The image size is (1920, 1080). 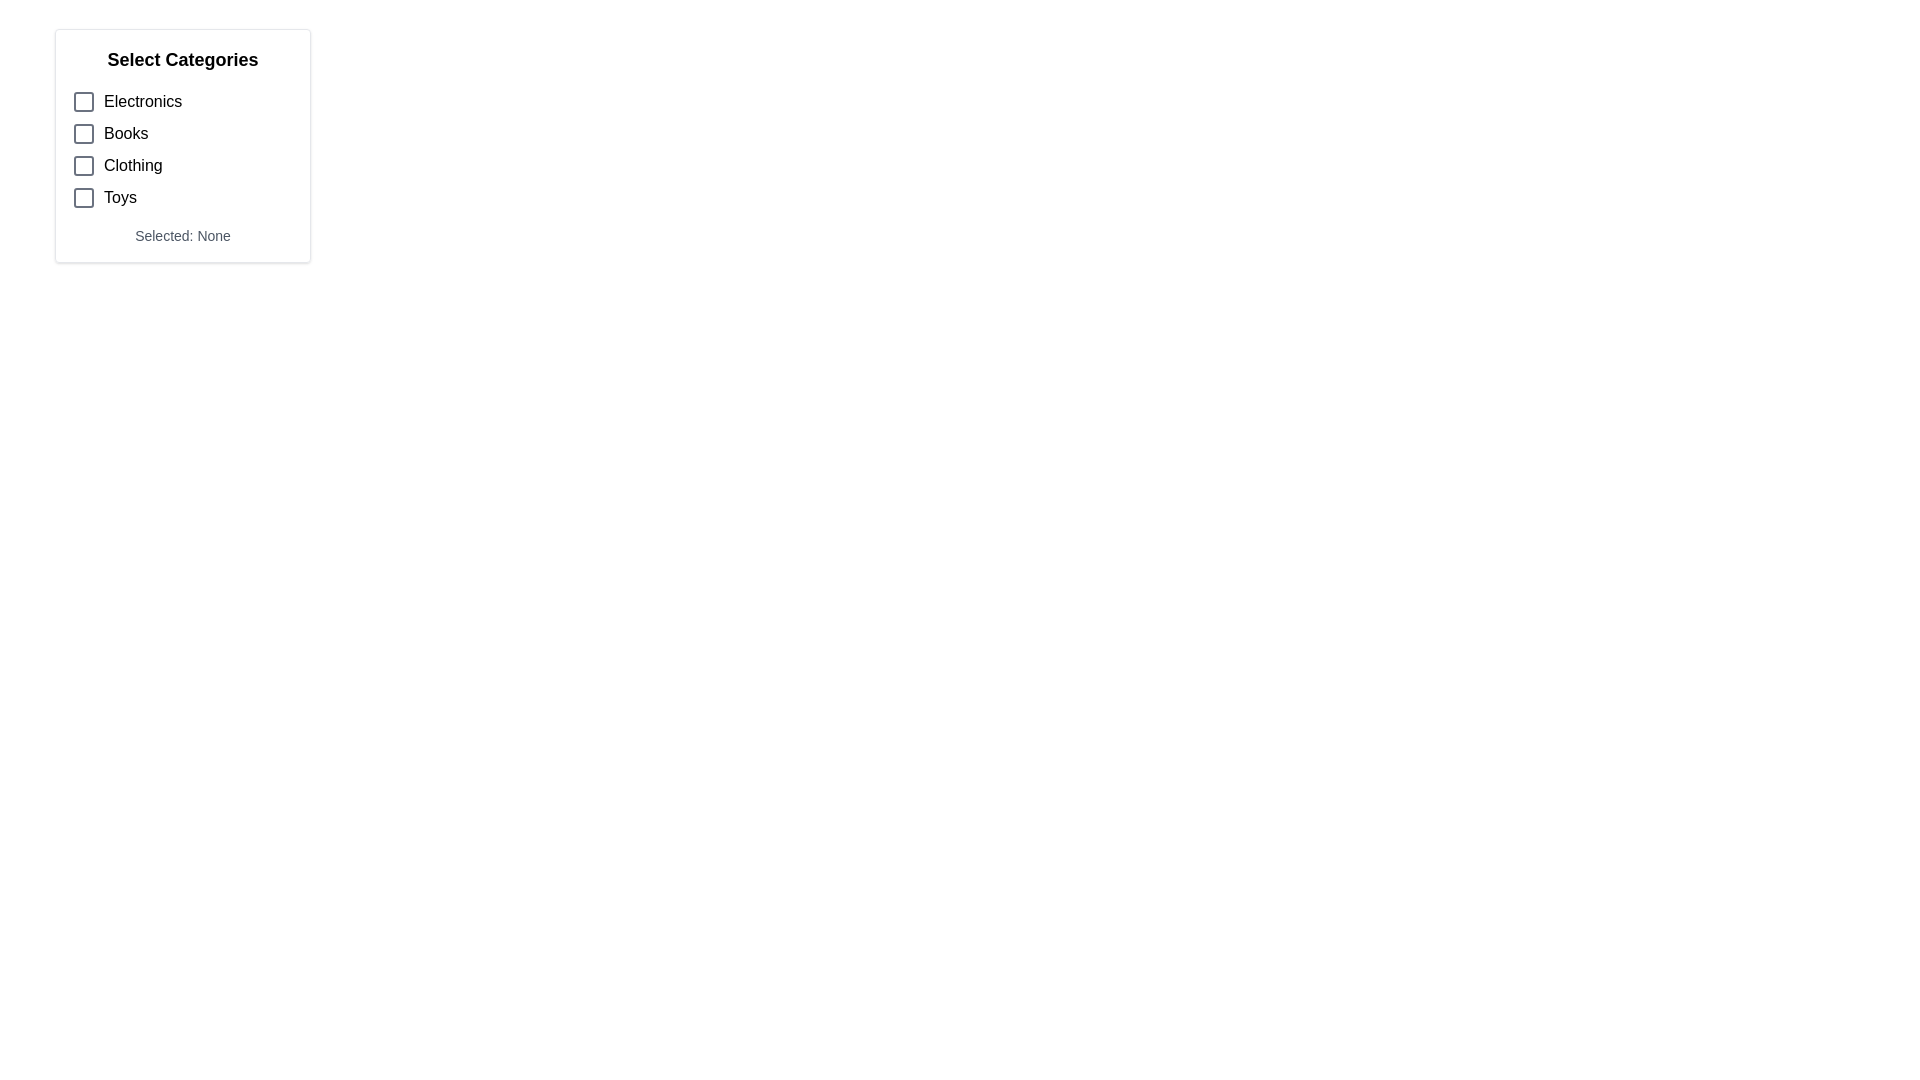 What do you see at coordinates (182, 134) in the screenshot?
I see `the checkbox for the 'Books' category in the 'Select Categories' box` at bounding box center [182, 134].